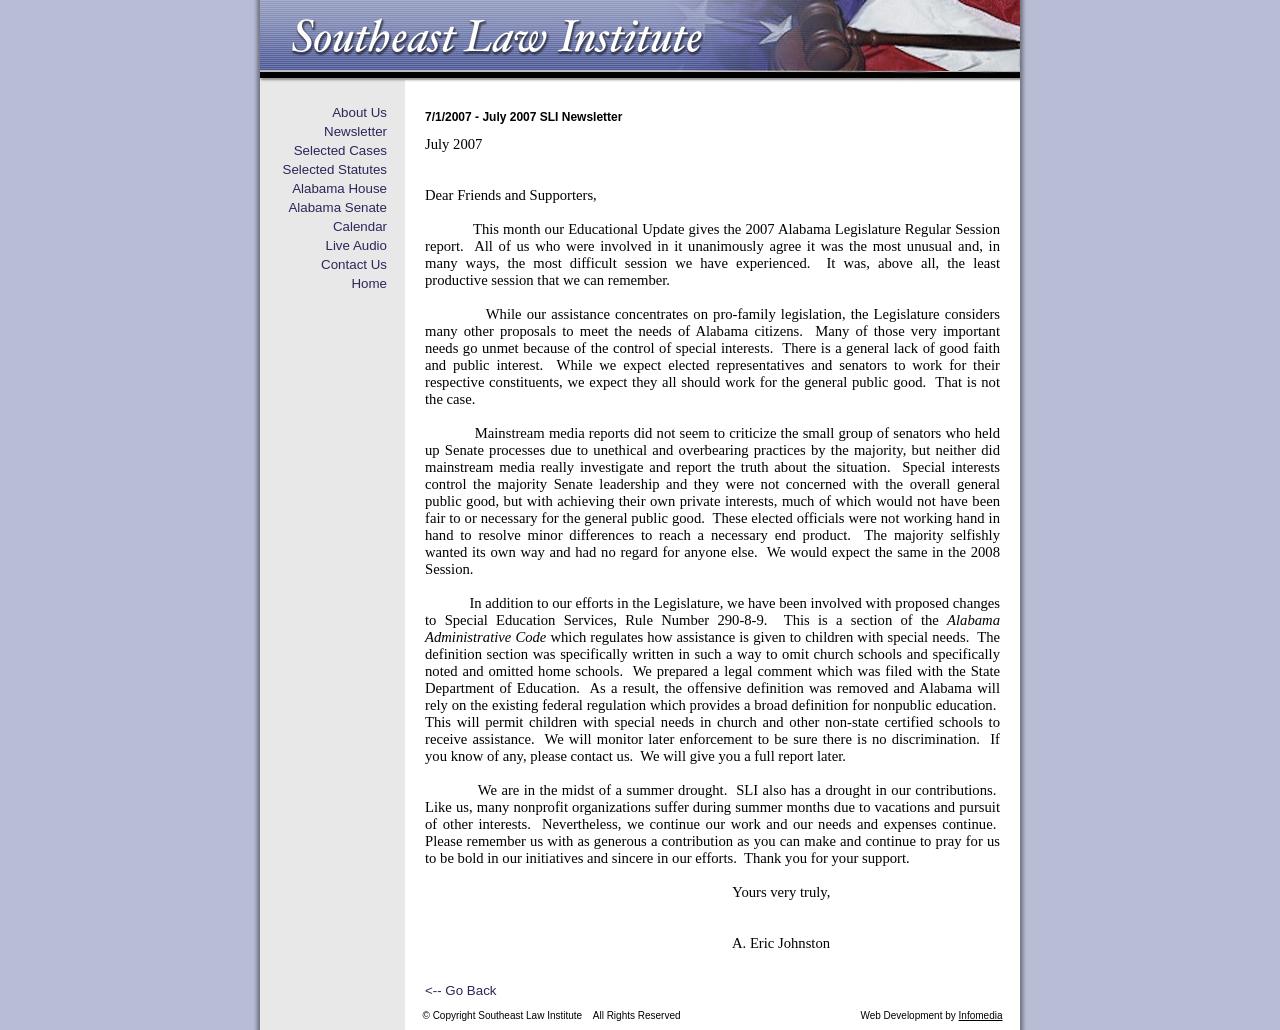  Describe the element at coordinates (760, 739) in the screenshot. I see `'We will monitor later enforcement to be sure there is no discrimination.'` at that location.